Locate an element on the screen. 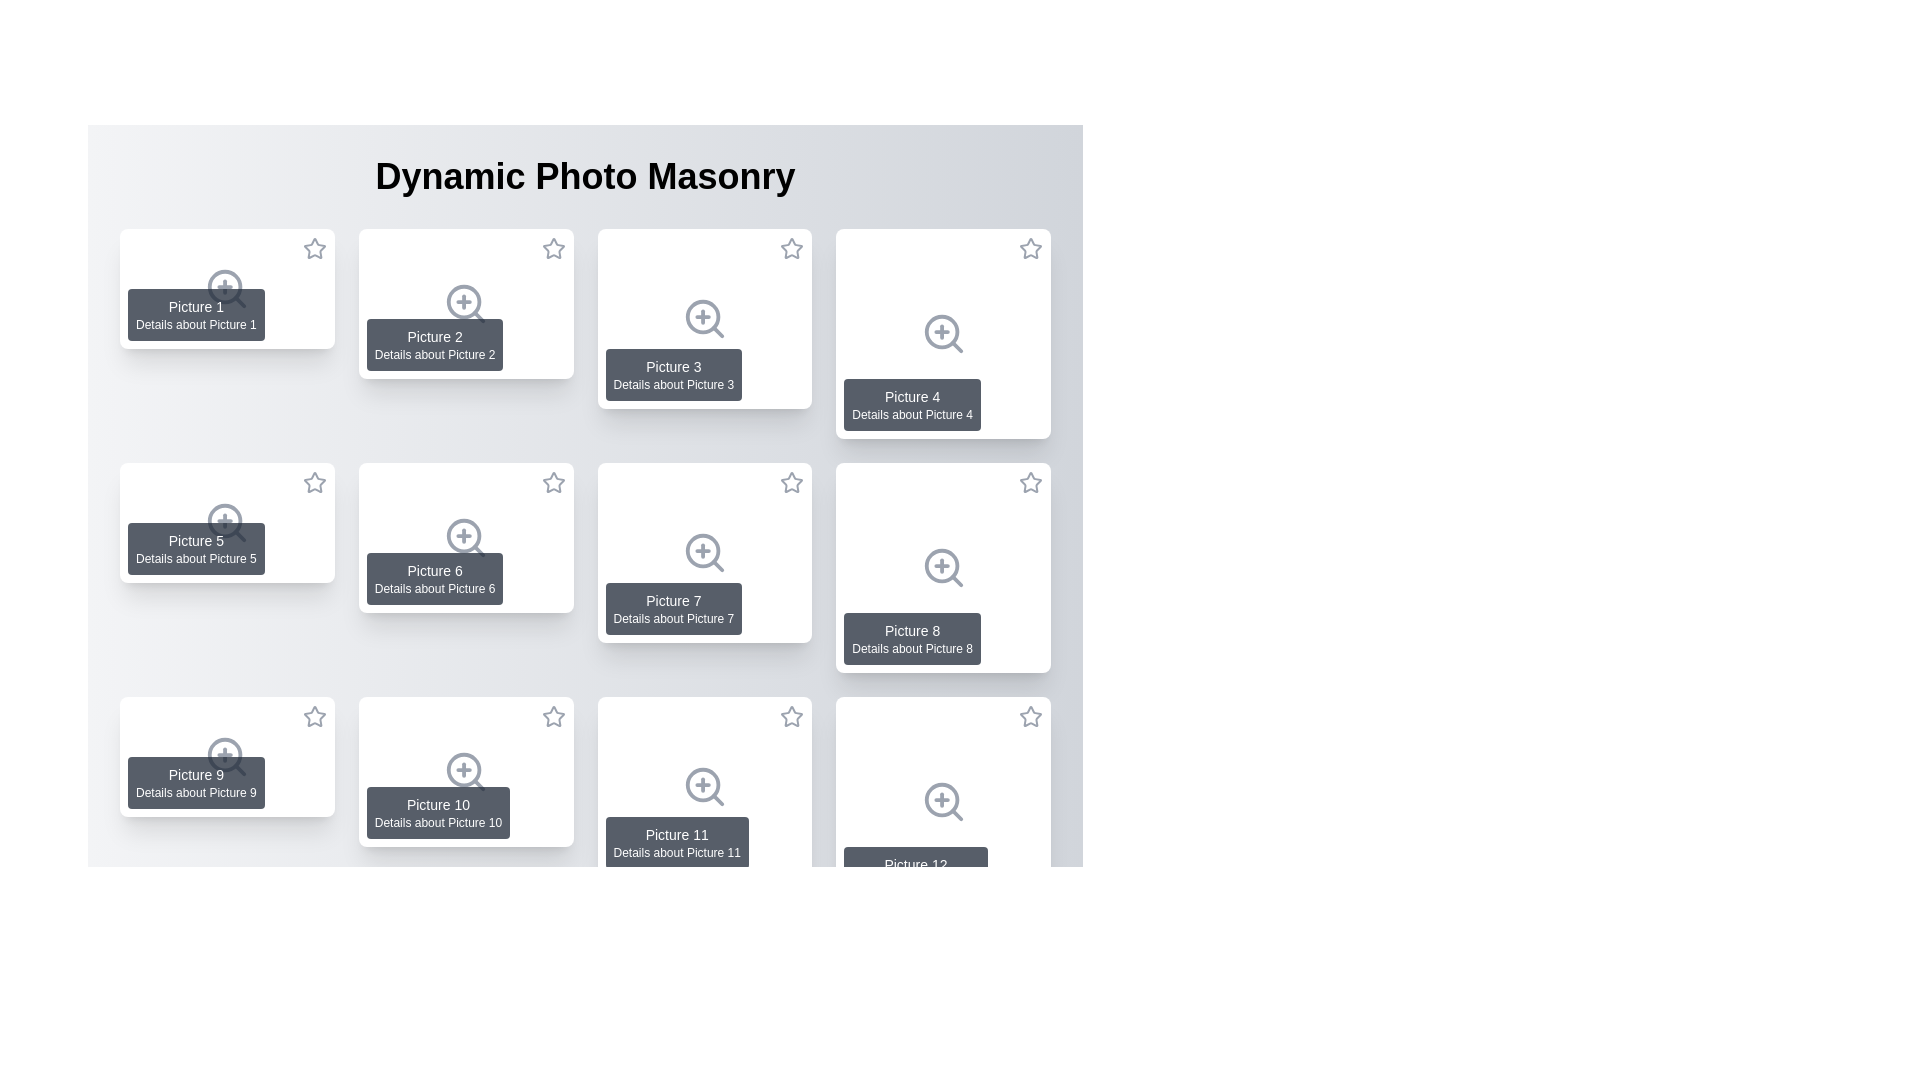  the star-shaped icon button located in the top-right corner of the 'Picture 1' card, which has a gray outline and is part of the card's repeated layout is located at coordinates (313, 248).